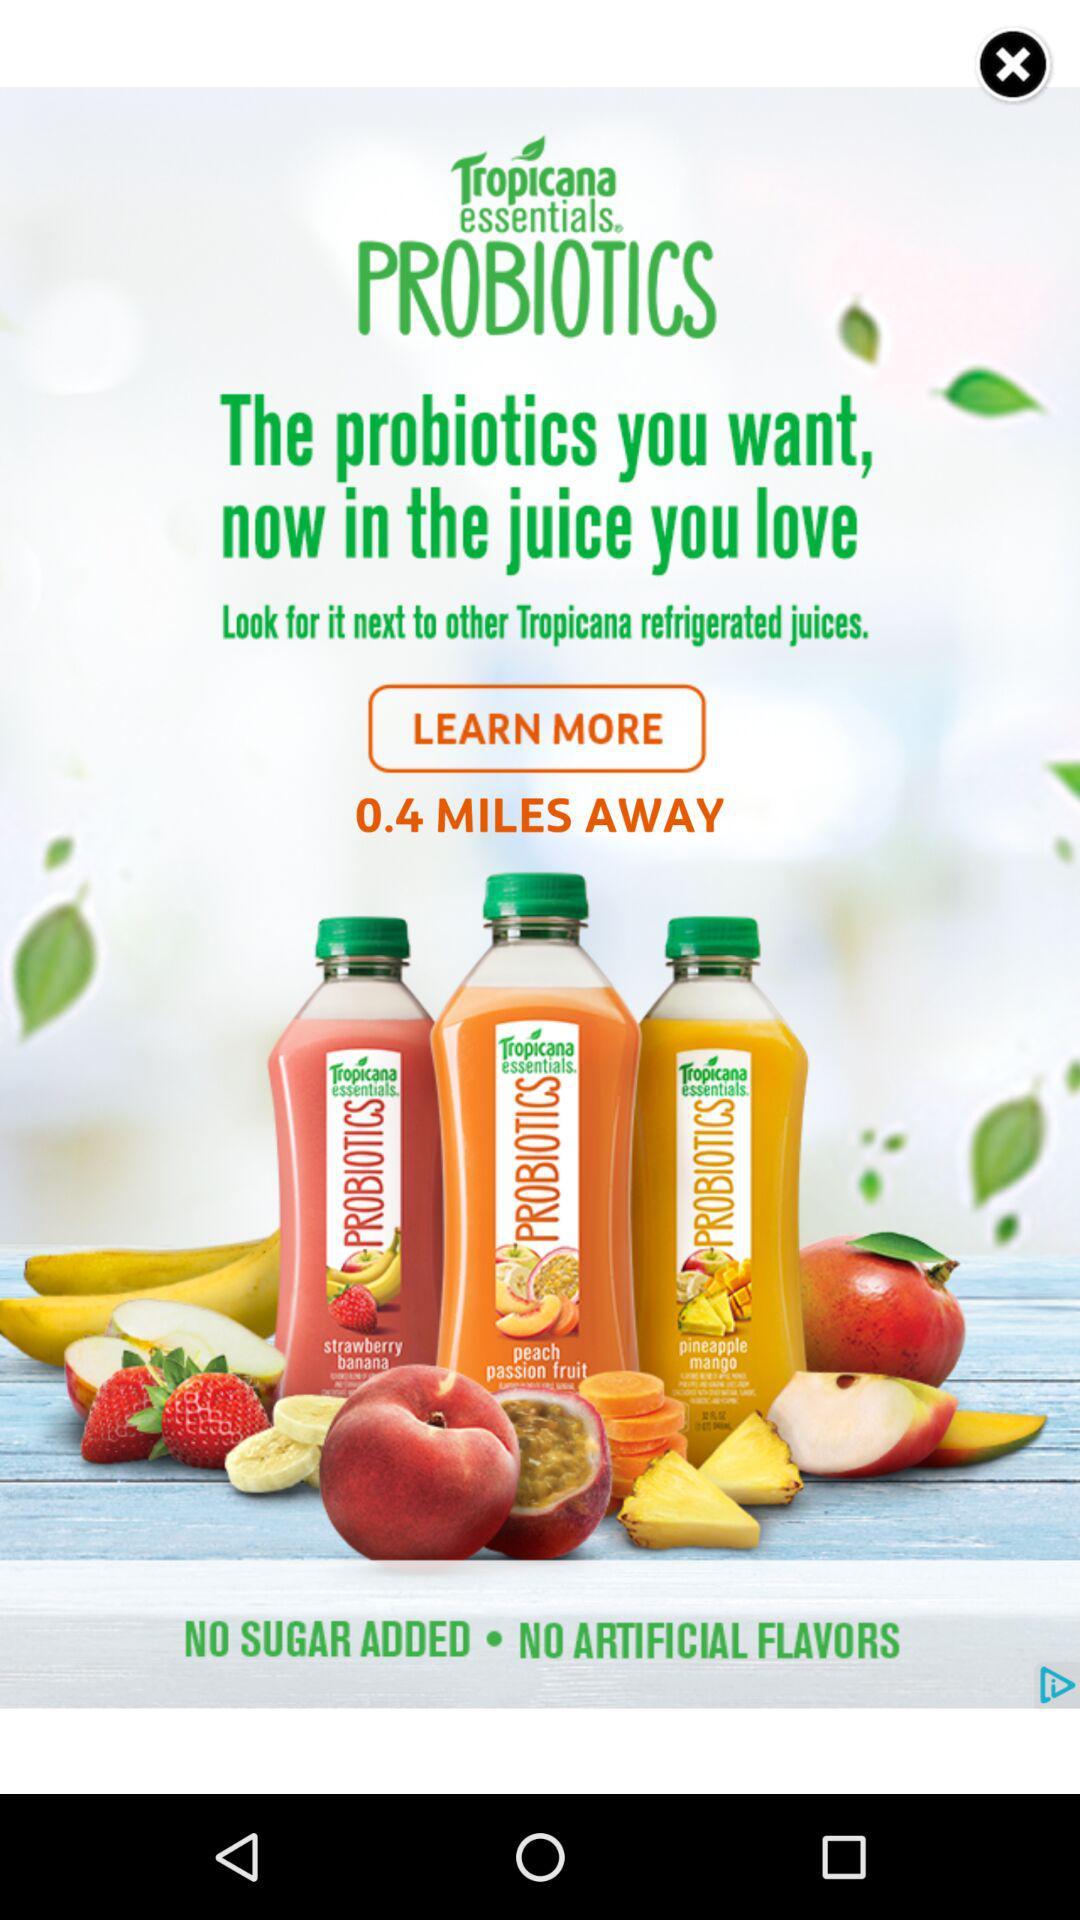 The image size is (1080, 1920). I want to click on the close icon, so click(1014, 70).